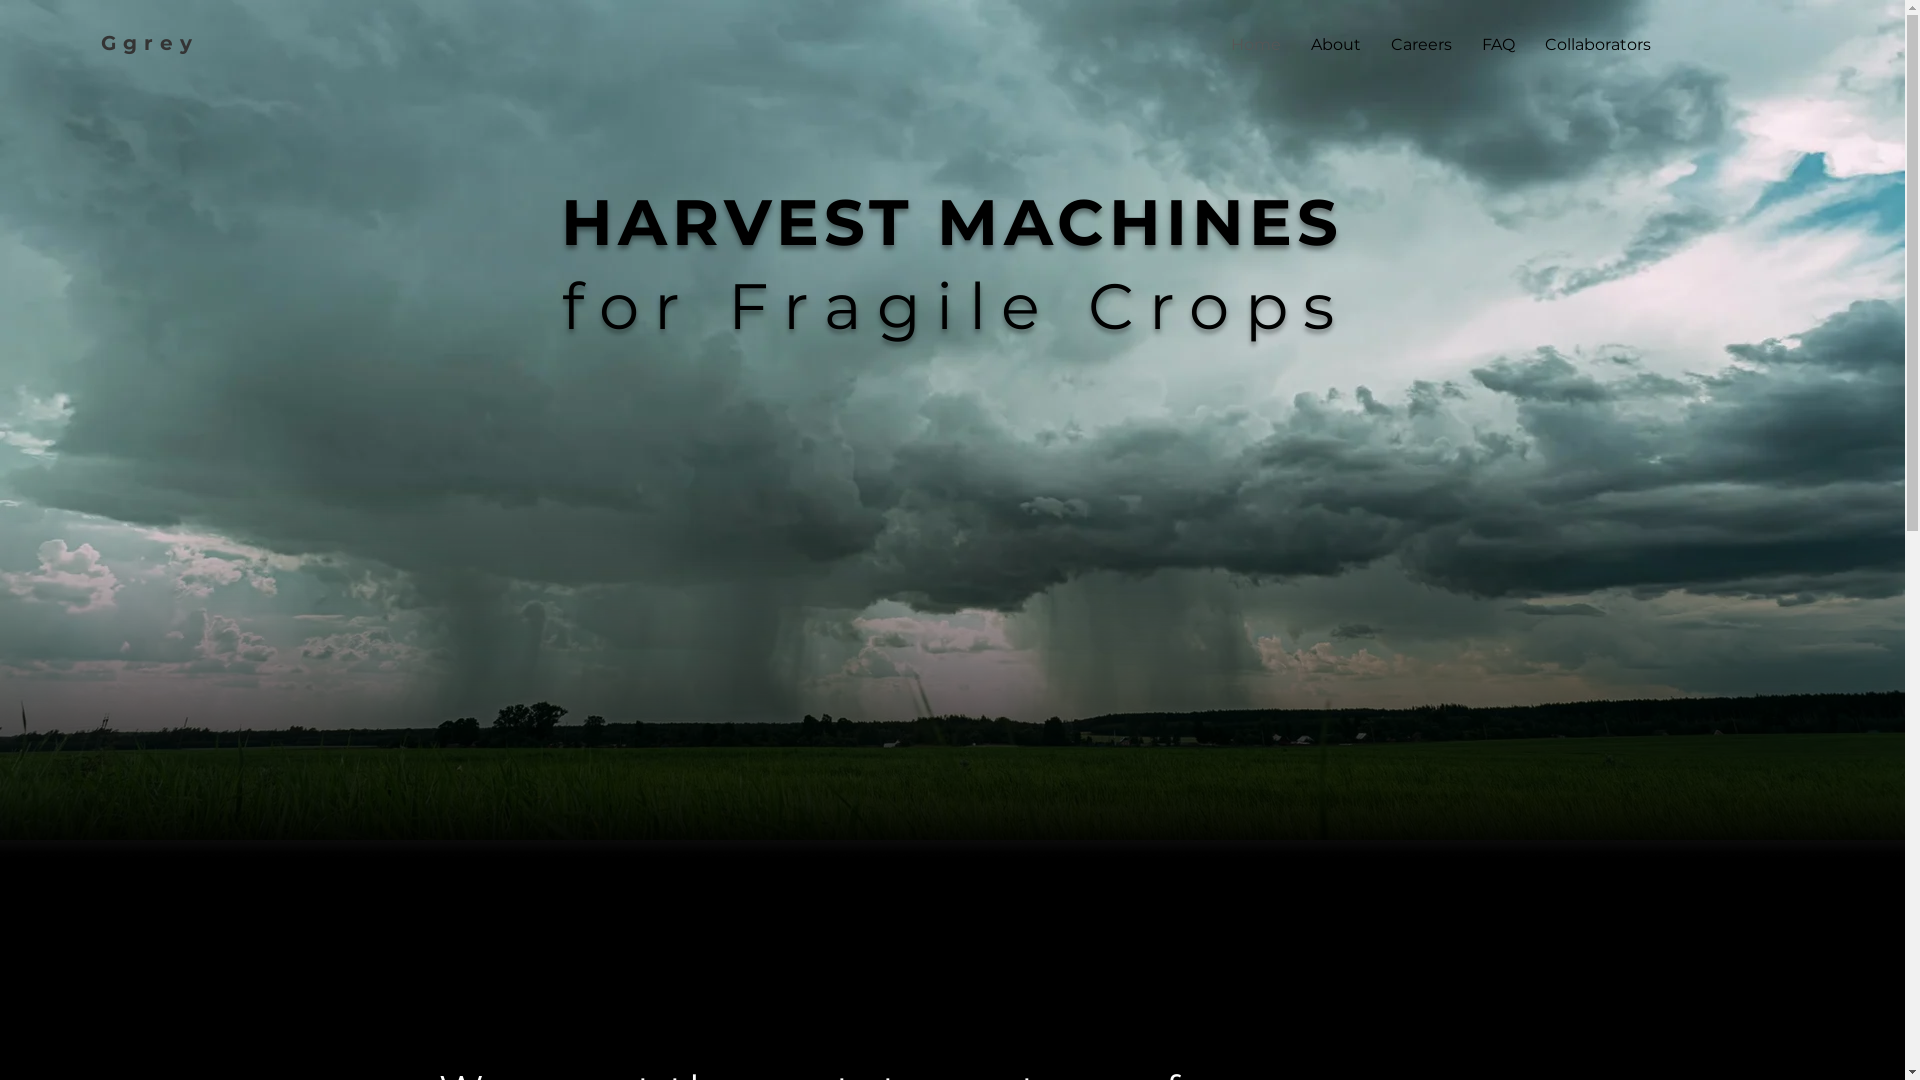  What do you see at coordinates (148, 42) in the screenshot?
I see `'Ggrey'` at bounding box center [148, 42].